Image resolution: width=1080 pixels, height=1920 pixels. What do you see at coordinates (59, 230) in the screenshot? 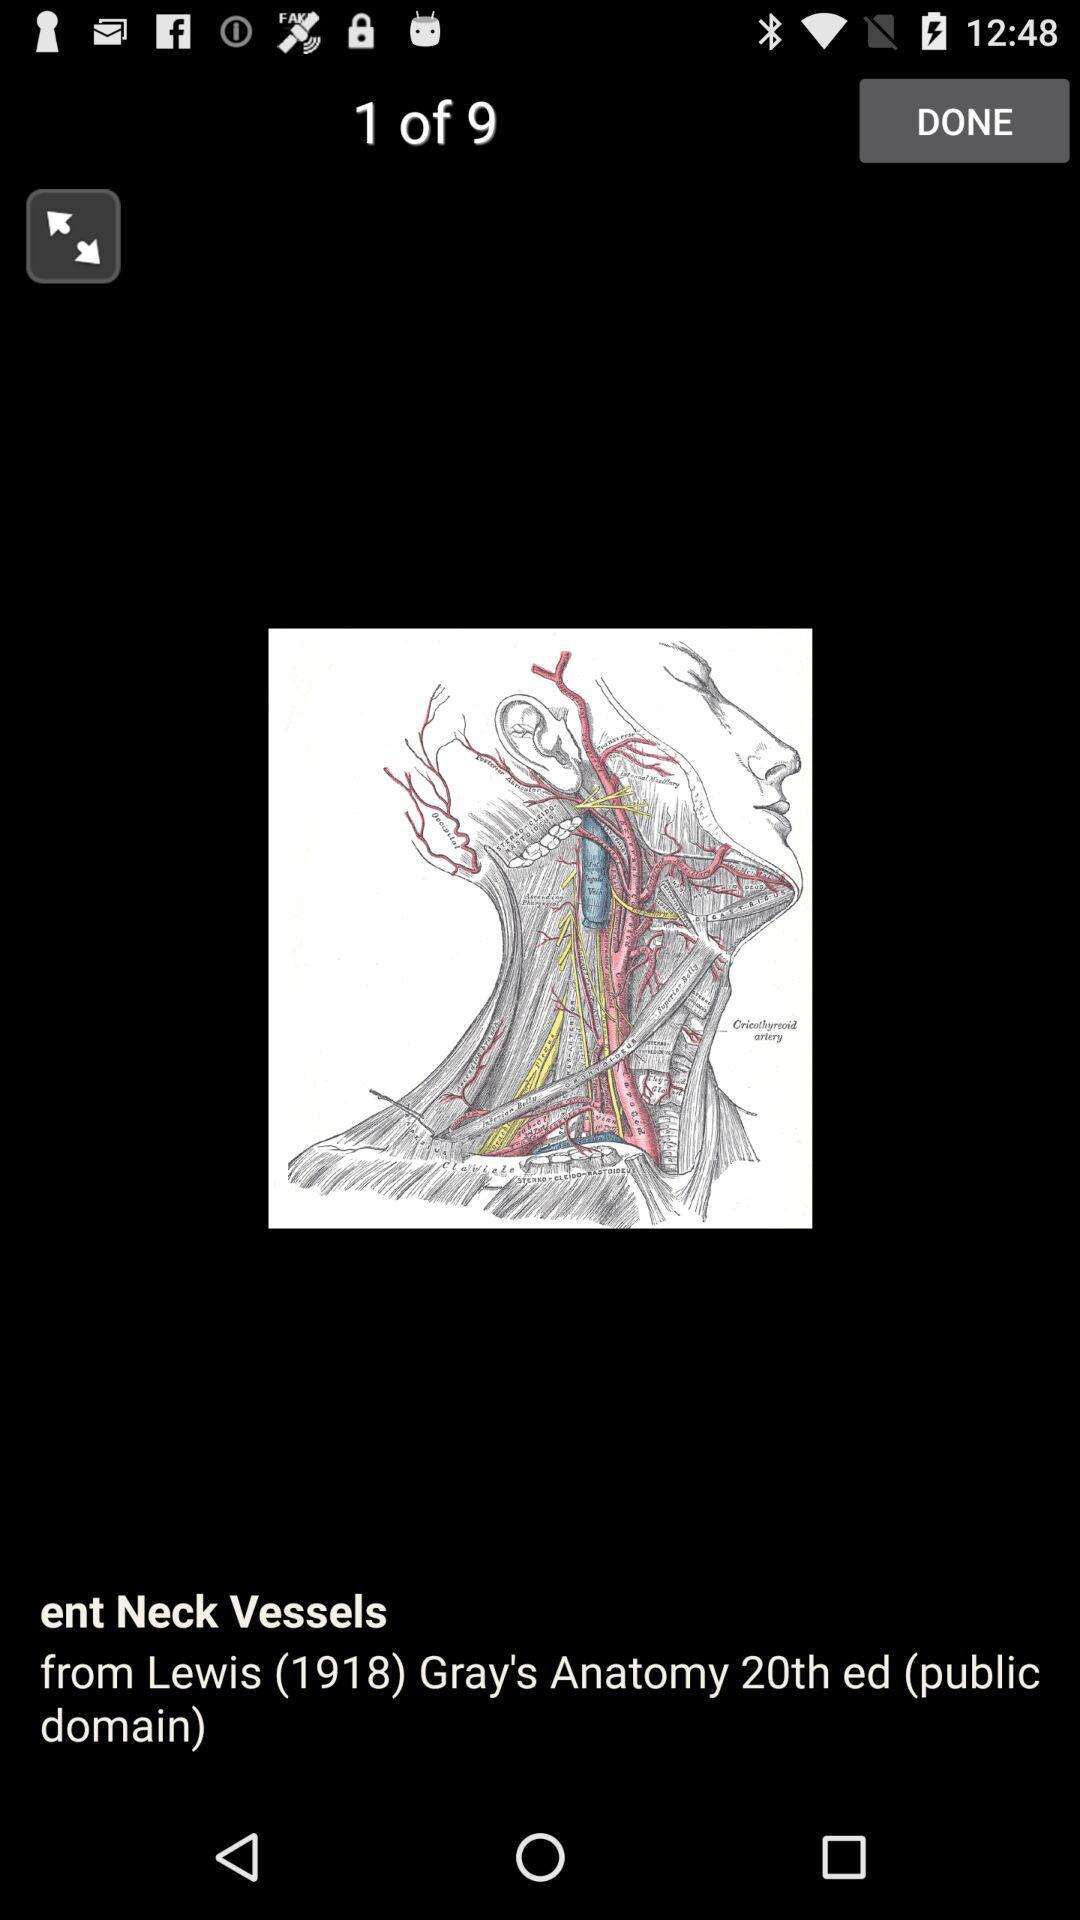
I see `the icon below the 1 of 9 item` at bounding box center [59, 230].